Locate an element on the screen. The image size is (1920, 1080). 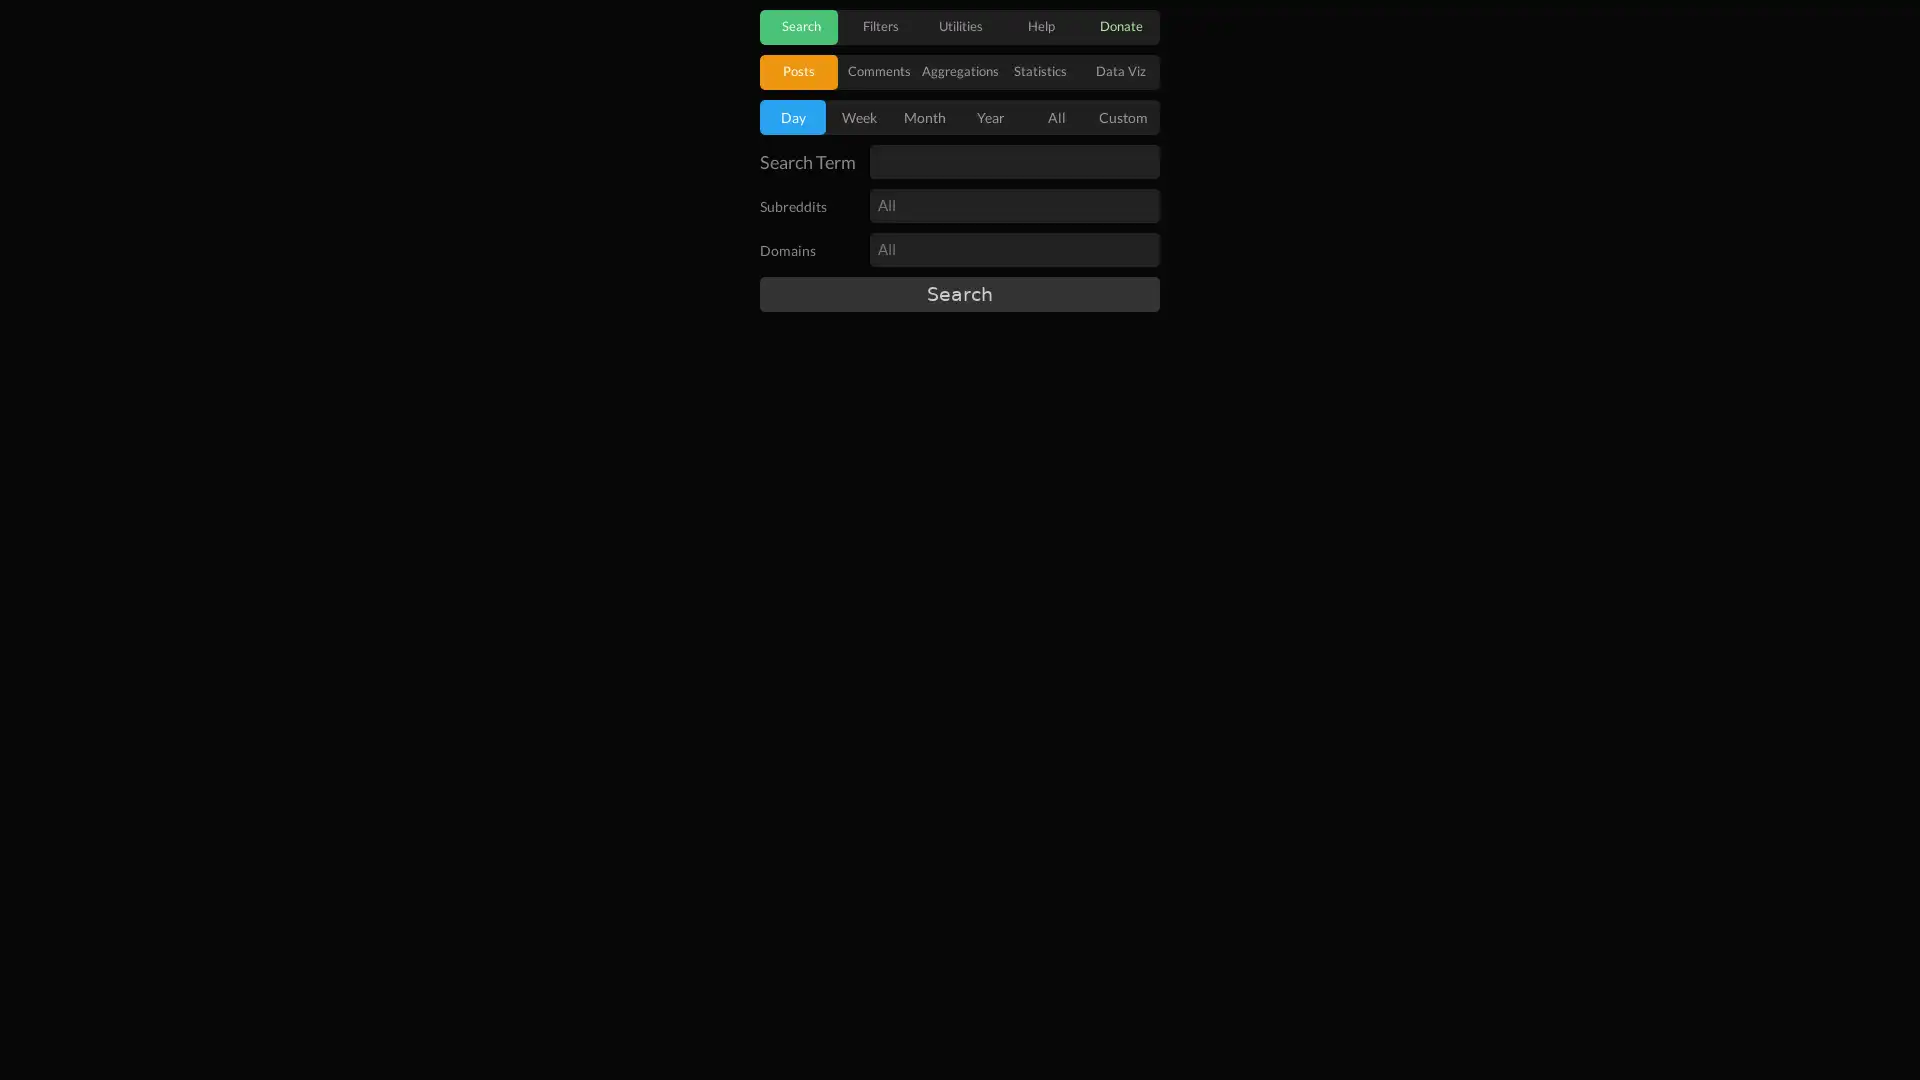
Search is located at coordinates (960, 294).